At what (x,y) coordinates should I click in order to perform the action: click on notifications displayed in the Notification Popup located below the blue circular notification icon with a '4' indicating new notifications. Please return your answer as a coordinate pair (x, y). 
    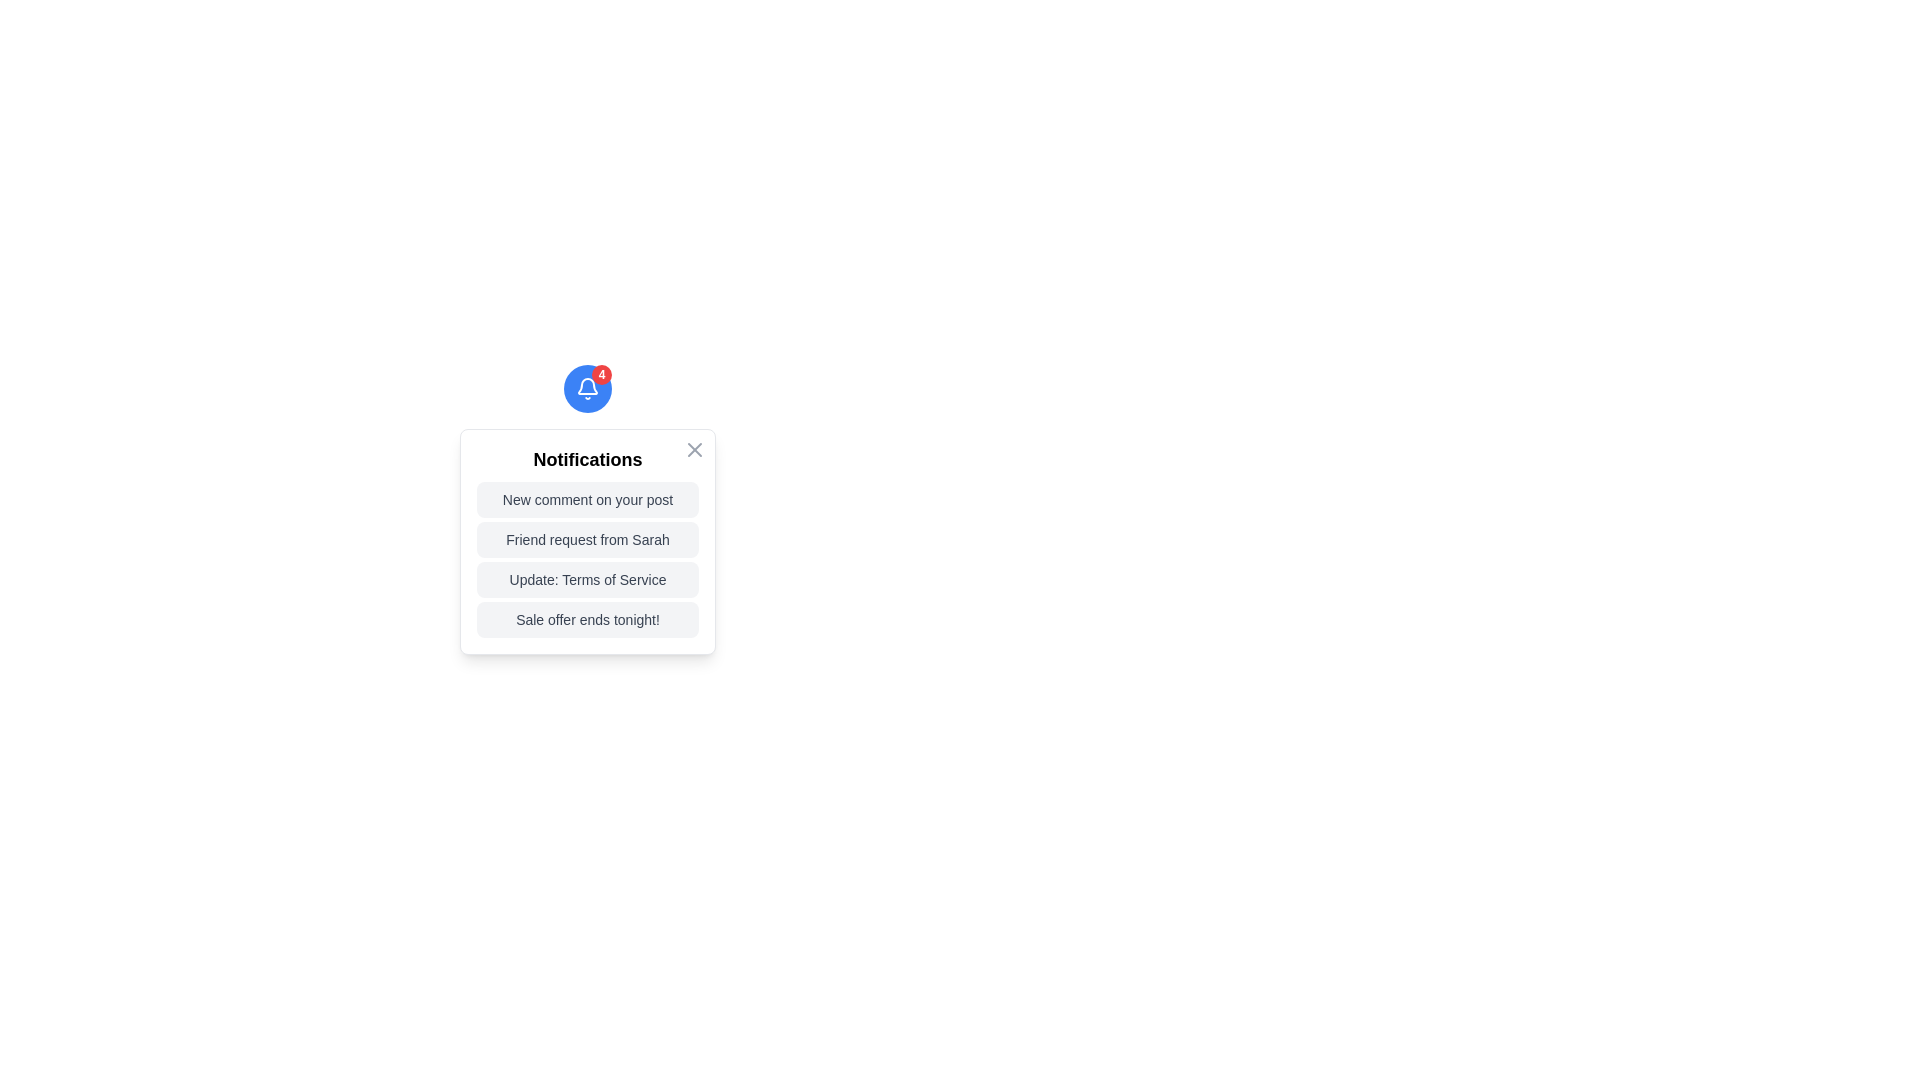
    Looking at the image, I should click on (587, 542).